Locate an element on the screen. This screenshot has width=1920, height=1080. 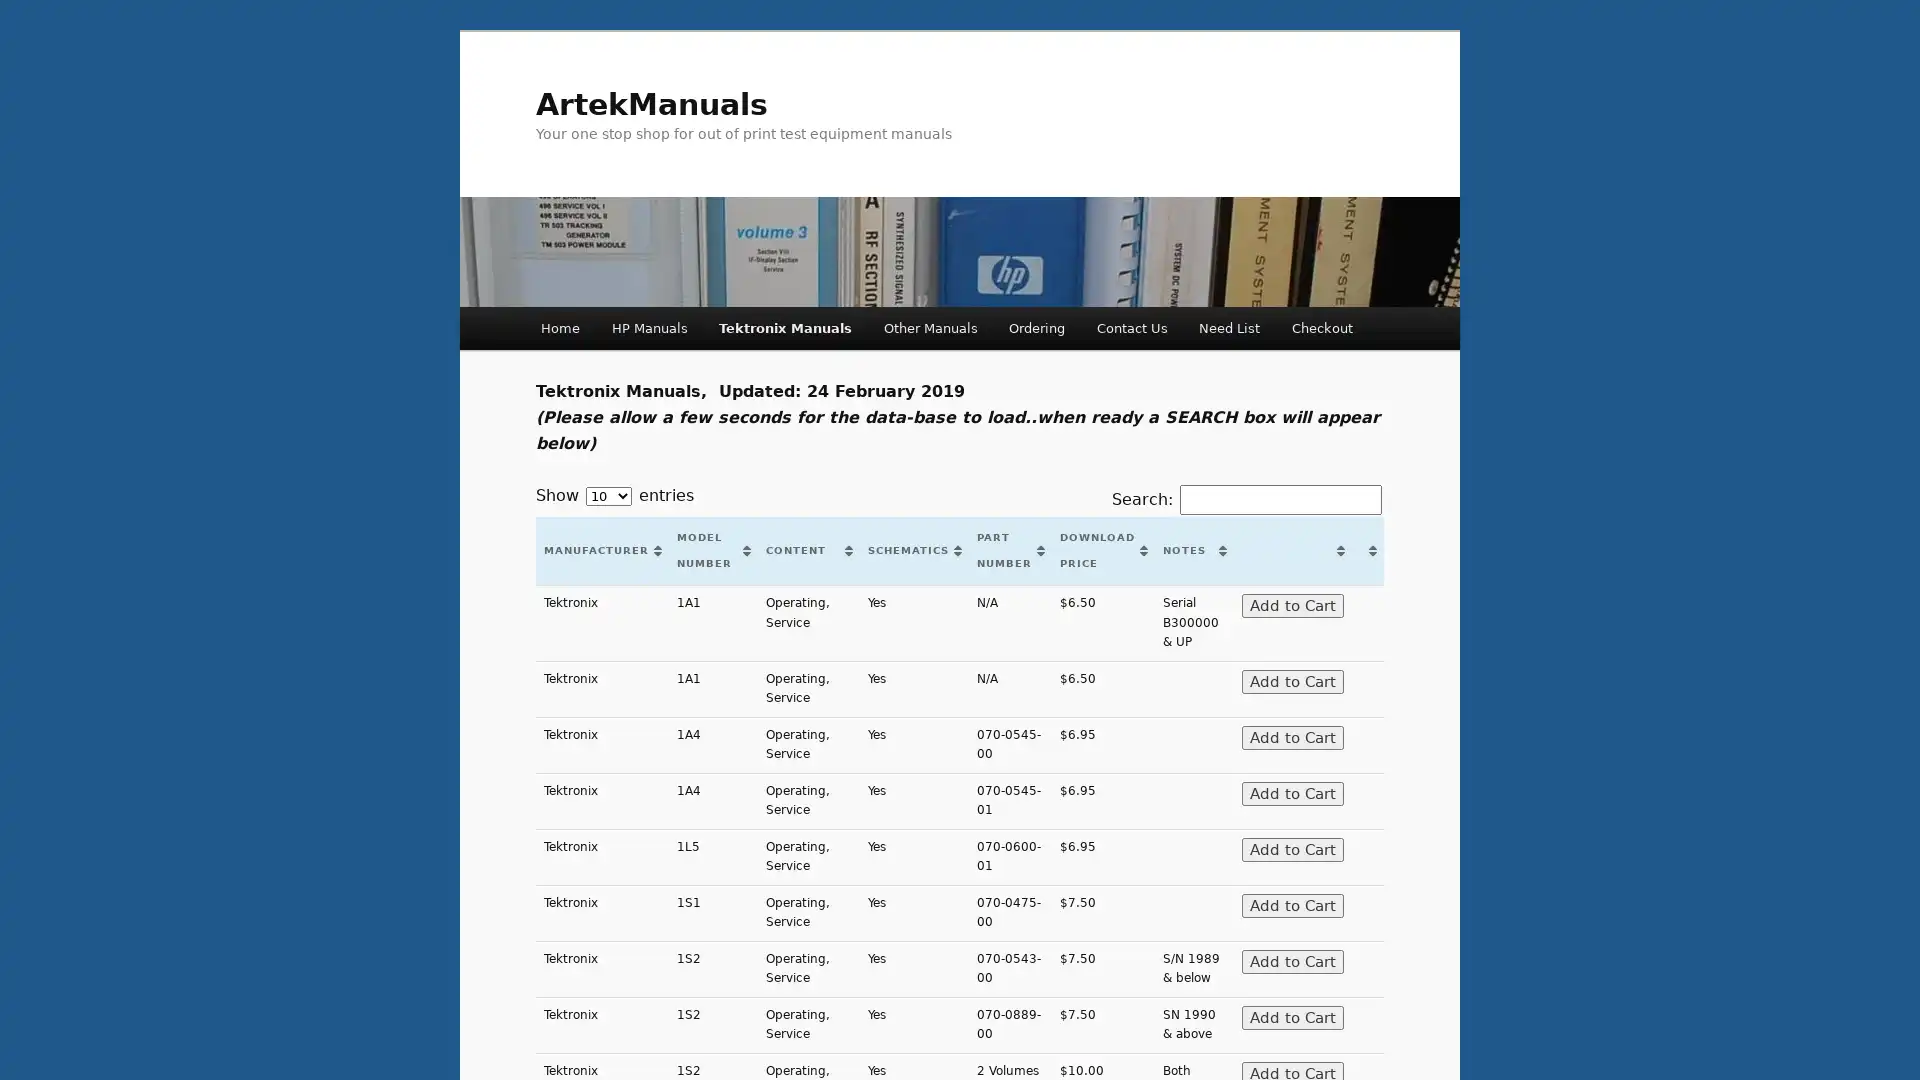
Add to Cart is located at coordinates (1291, 905).